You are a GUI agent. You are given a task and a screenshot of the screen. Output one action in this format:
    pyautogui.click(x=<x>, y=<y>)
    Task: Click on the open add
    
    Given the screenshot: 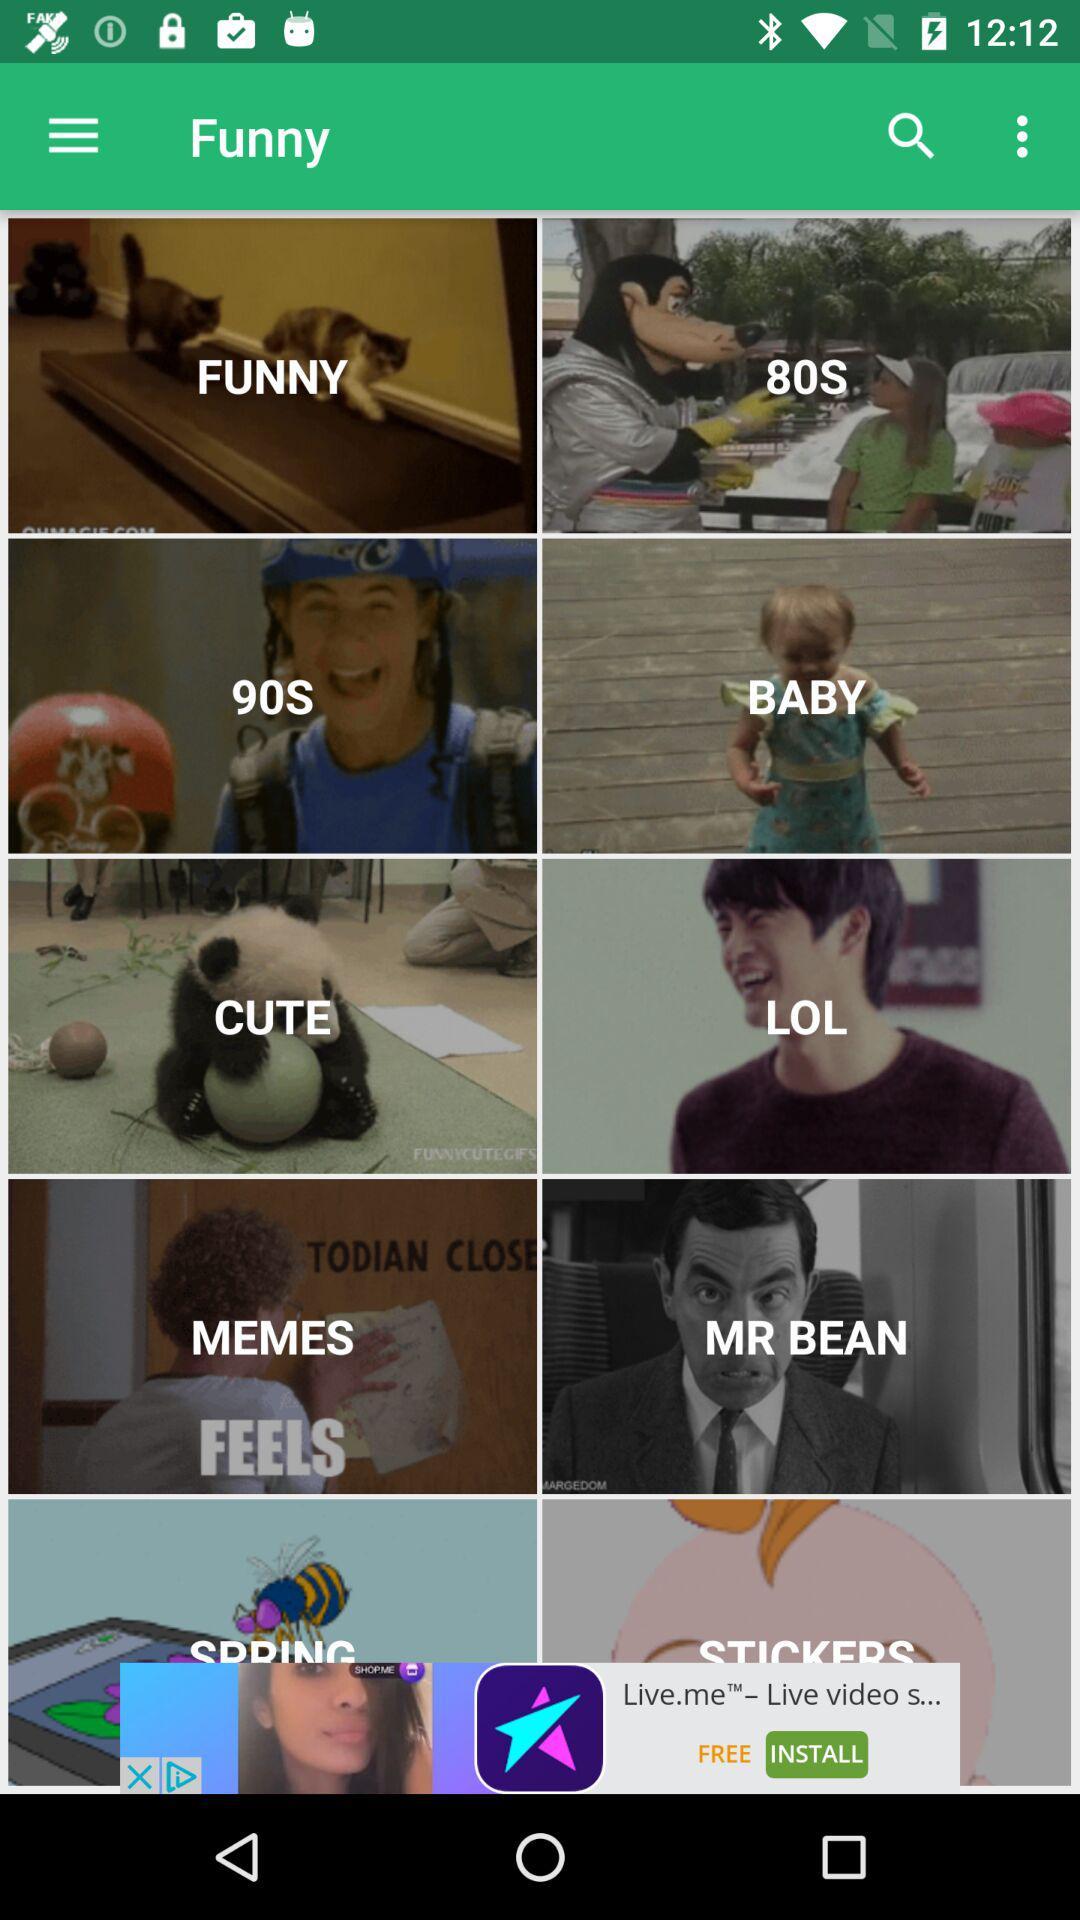 What is the action you would take?
    pyautogui.click(x=540, y=1727)
    